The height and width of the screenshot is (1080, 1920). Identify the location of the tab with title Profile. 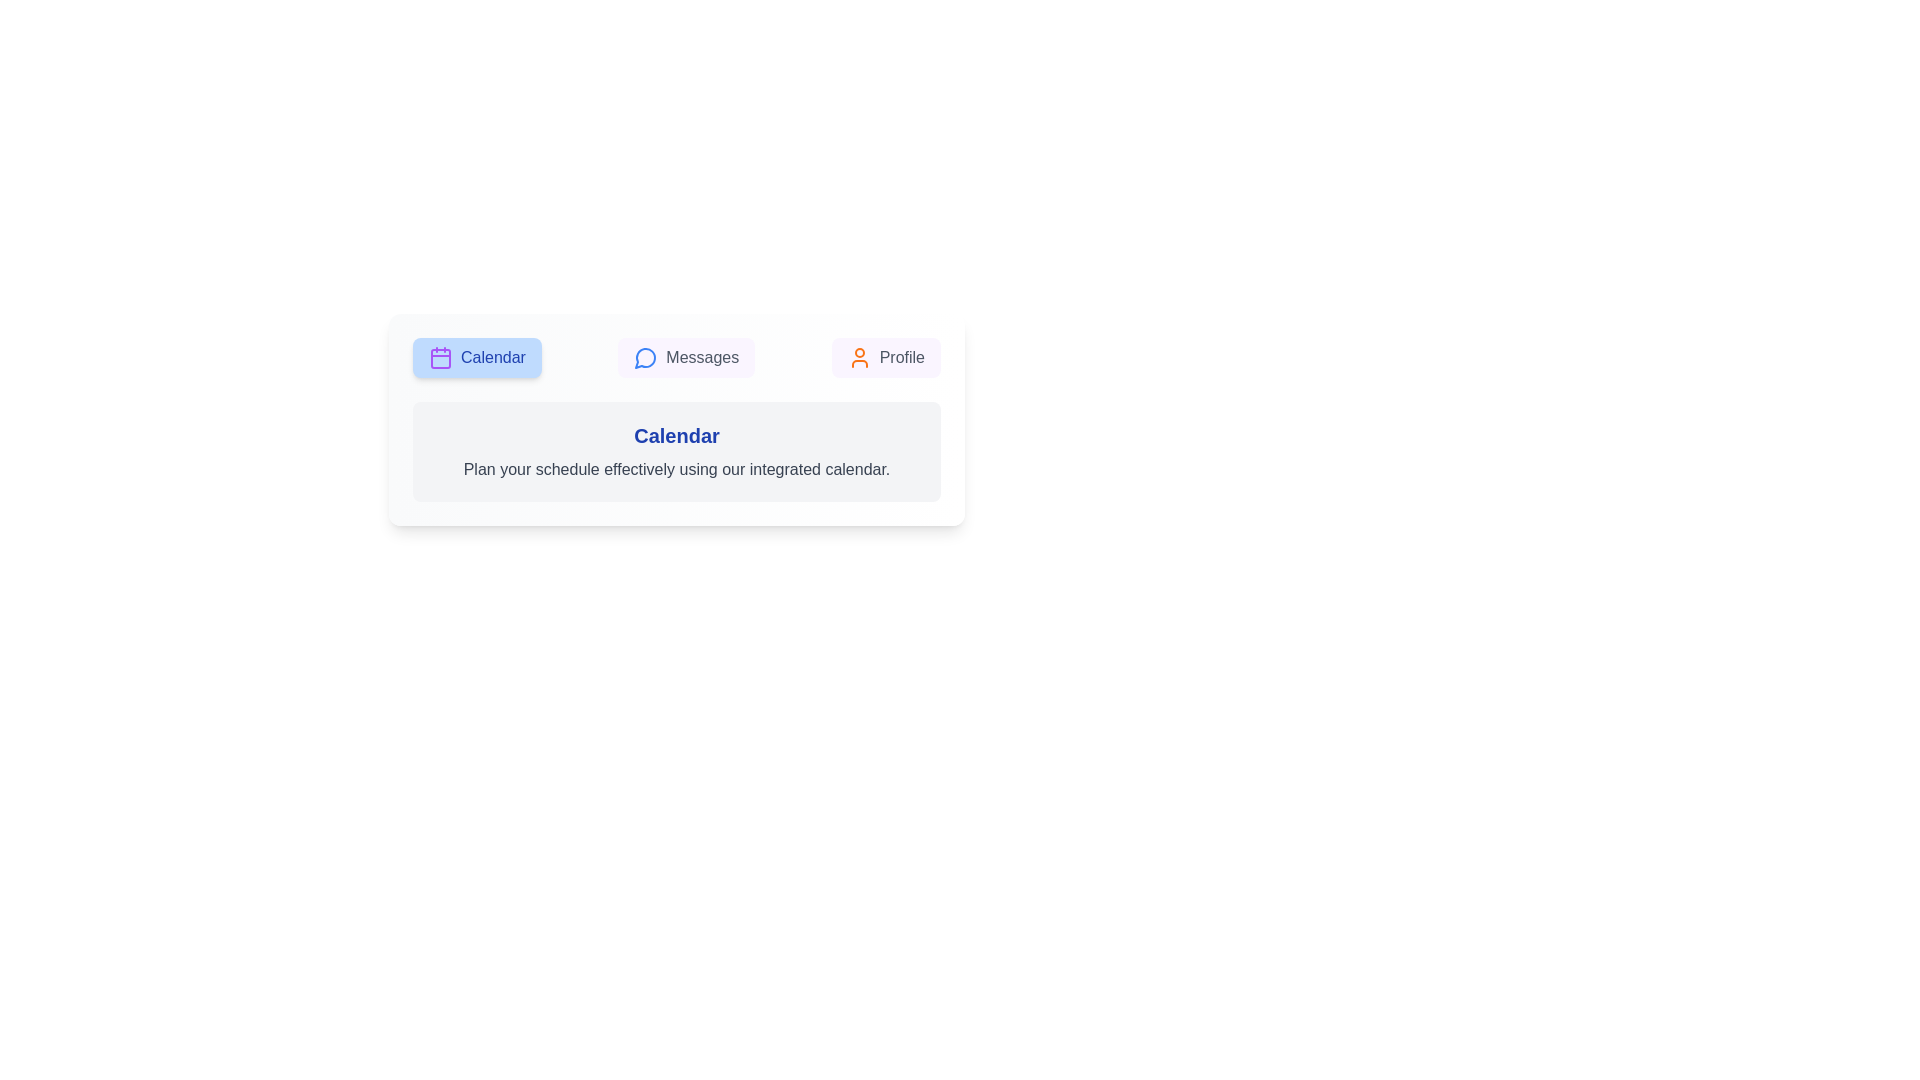
(885, 357).